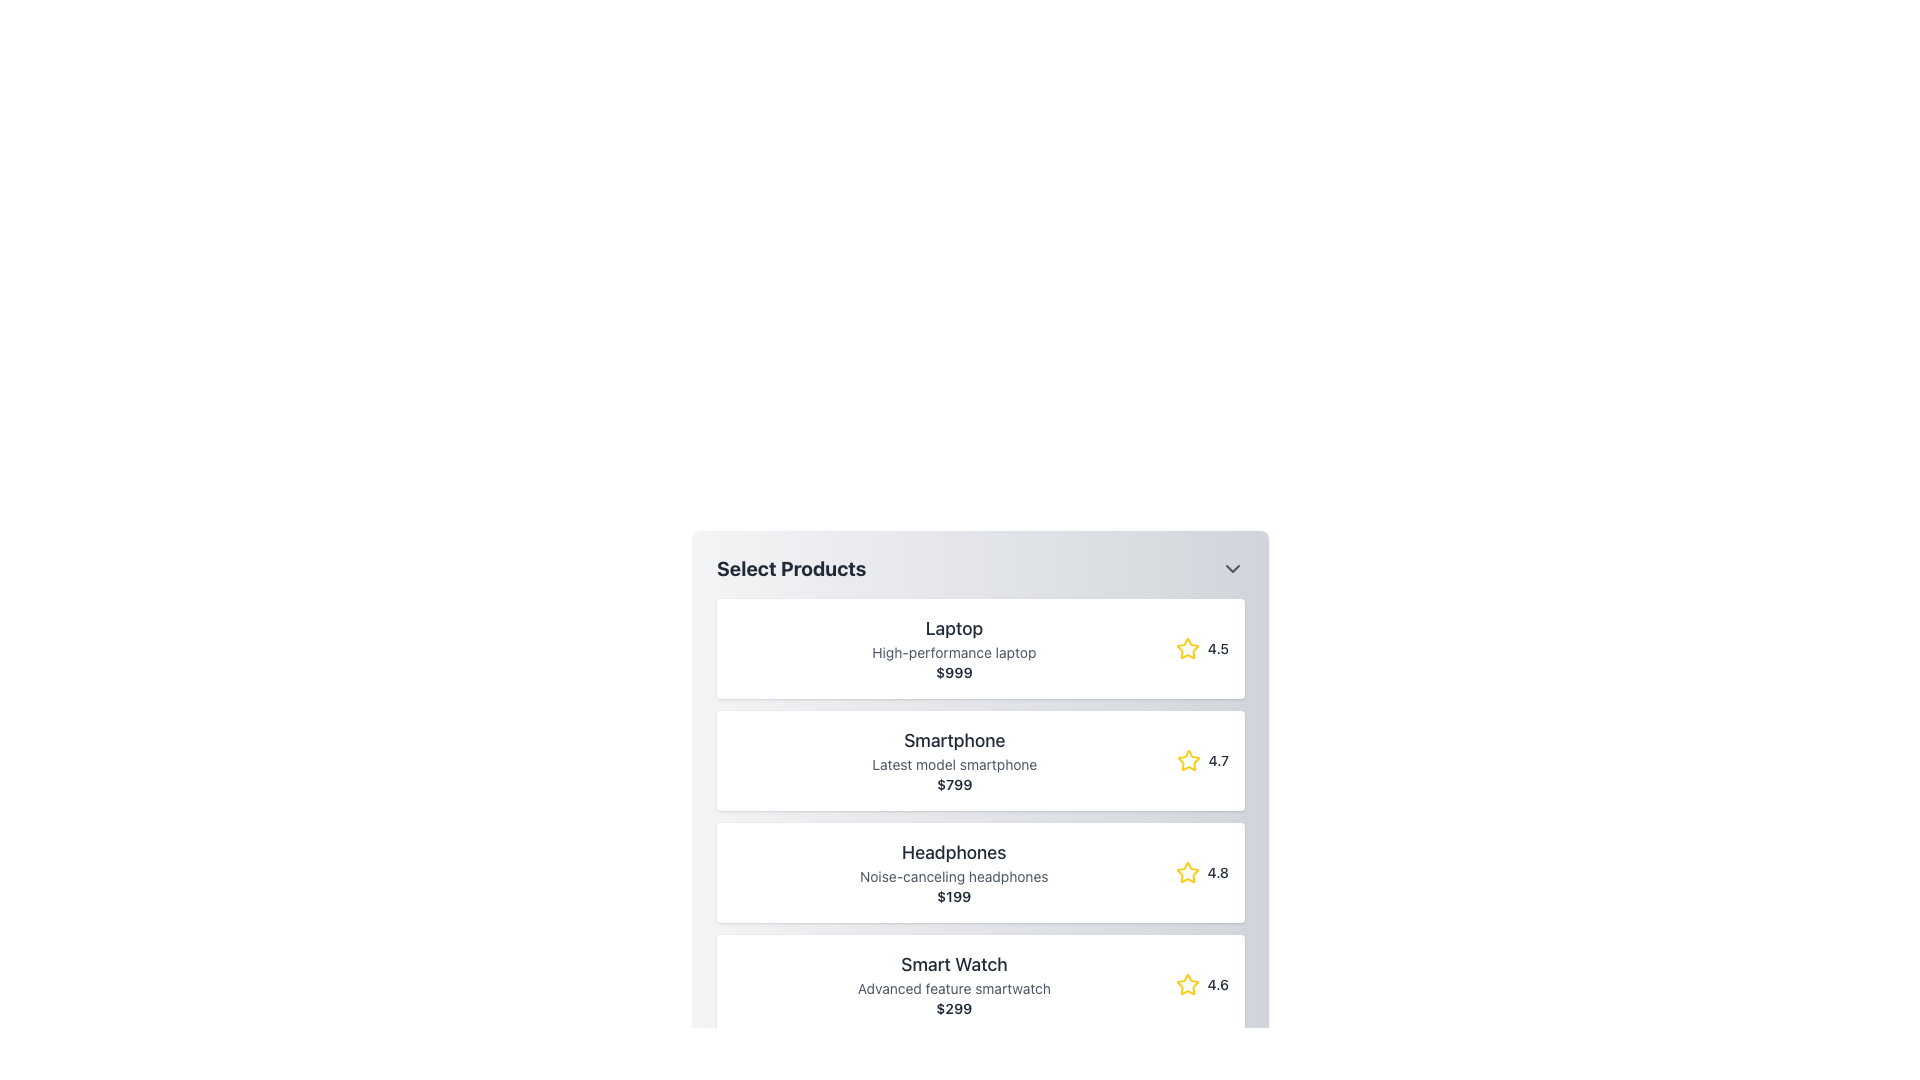  What do you see at coordinates (980, 817) in the screenshot?
I see `the second list item under the header 'Select Products'` at bounding box center [980, 817].